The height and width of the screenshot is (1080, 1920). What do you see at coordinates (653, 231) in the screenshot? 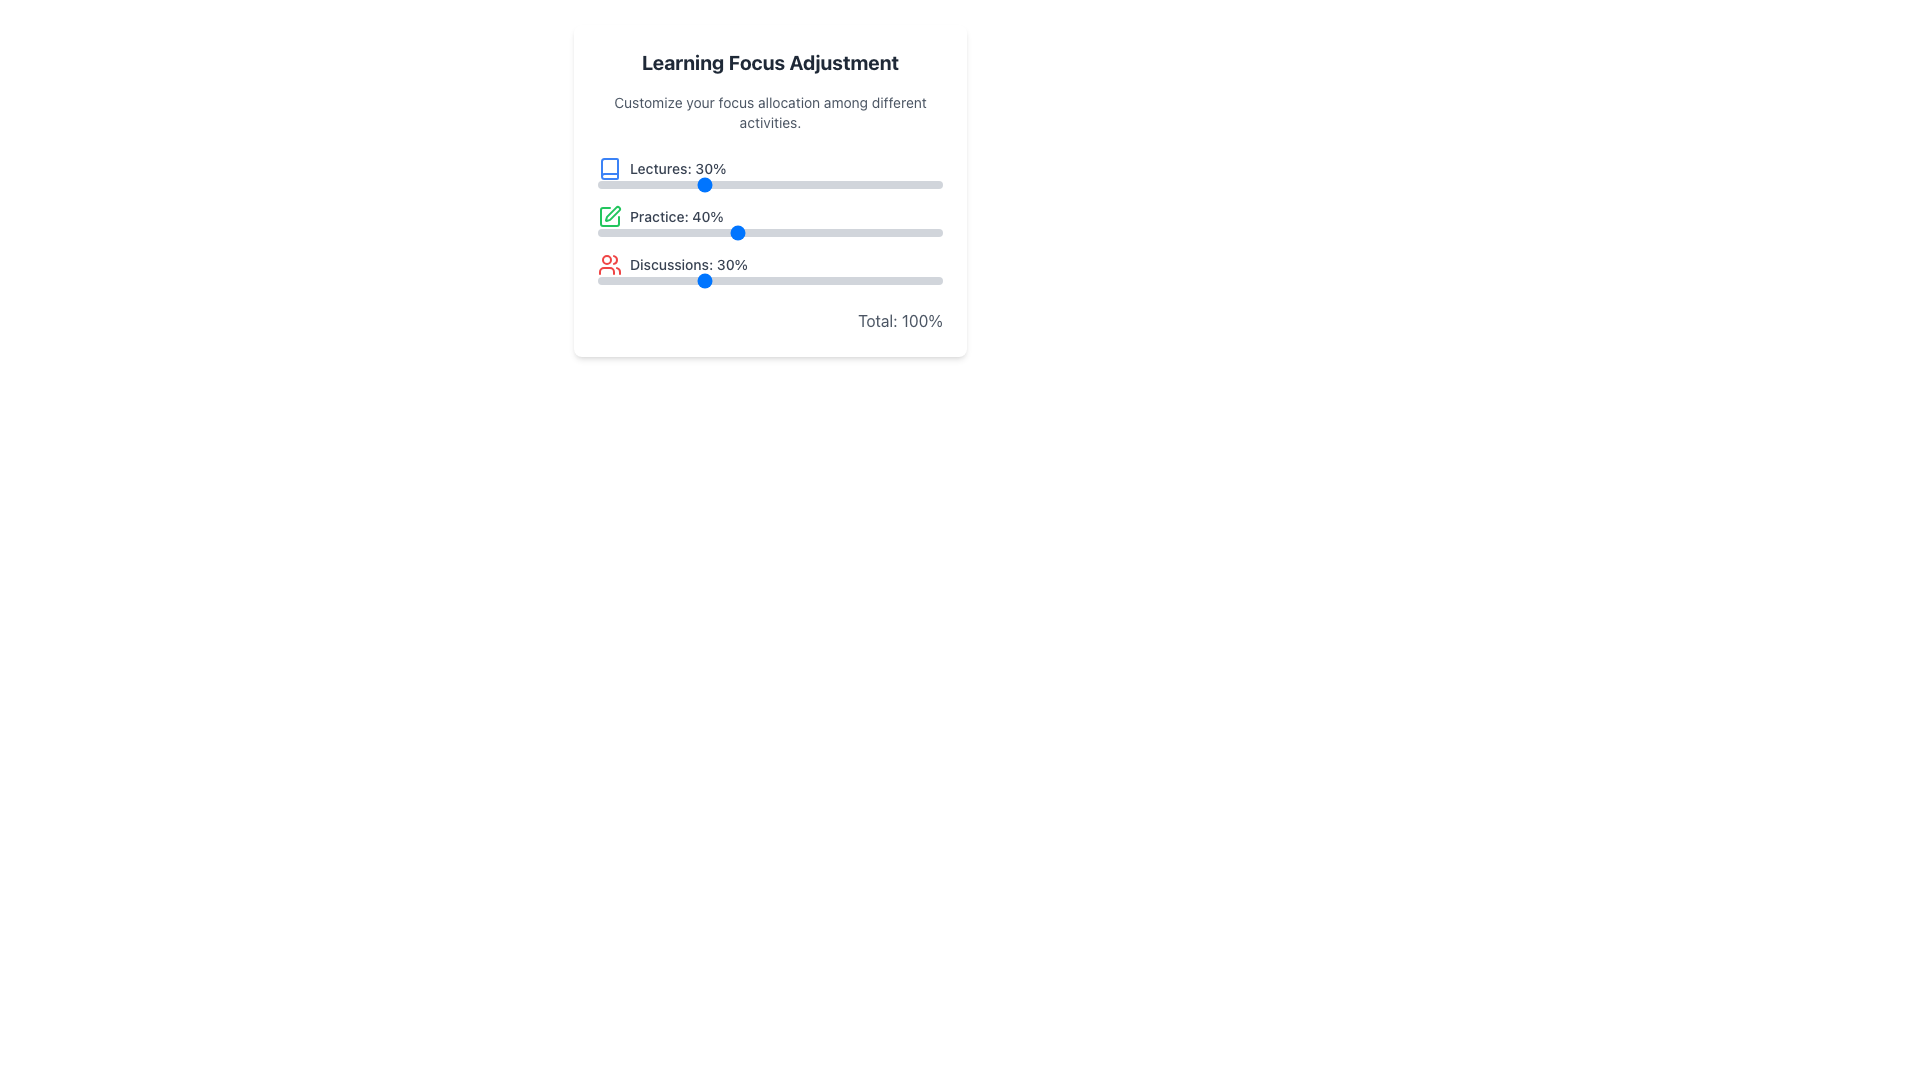
I see `the 'Practice' slider` at bounding box center [653, 231].